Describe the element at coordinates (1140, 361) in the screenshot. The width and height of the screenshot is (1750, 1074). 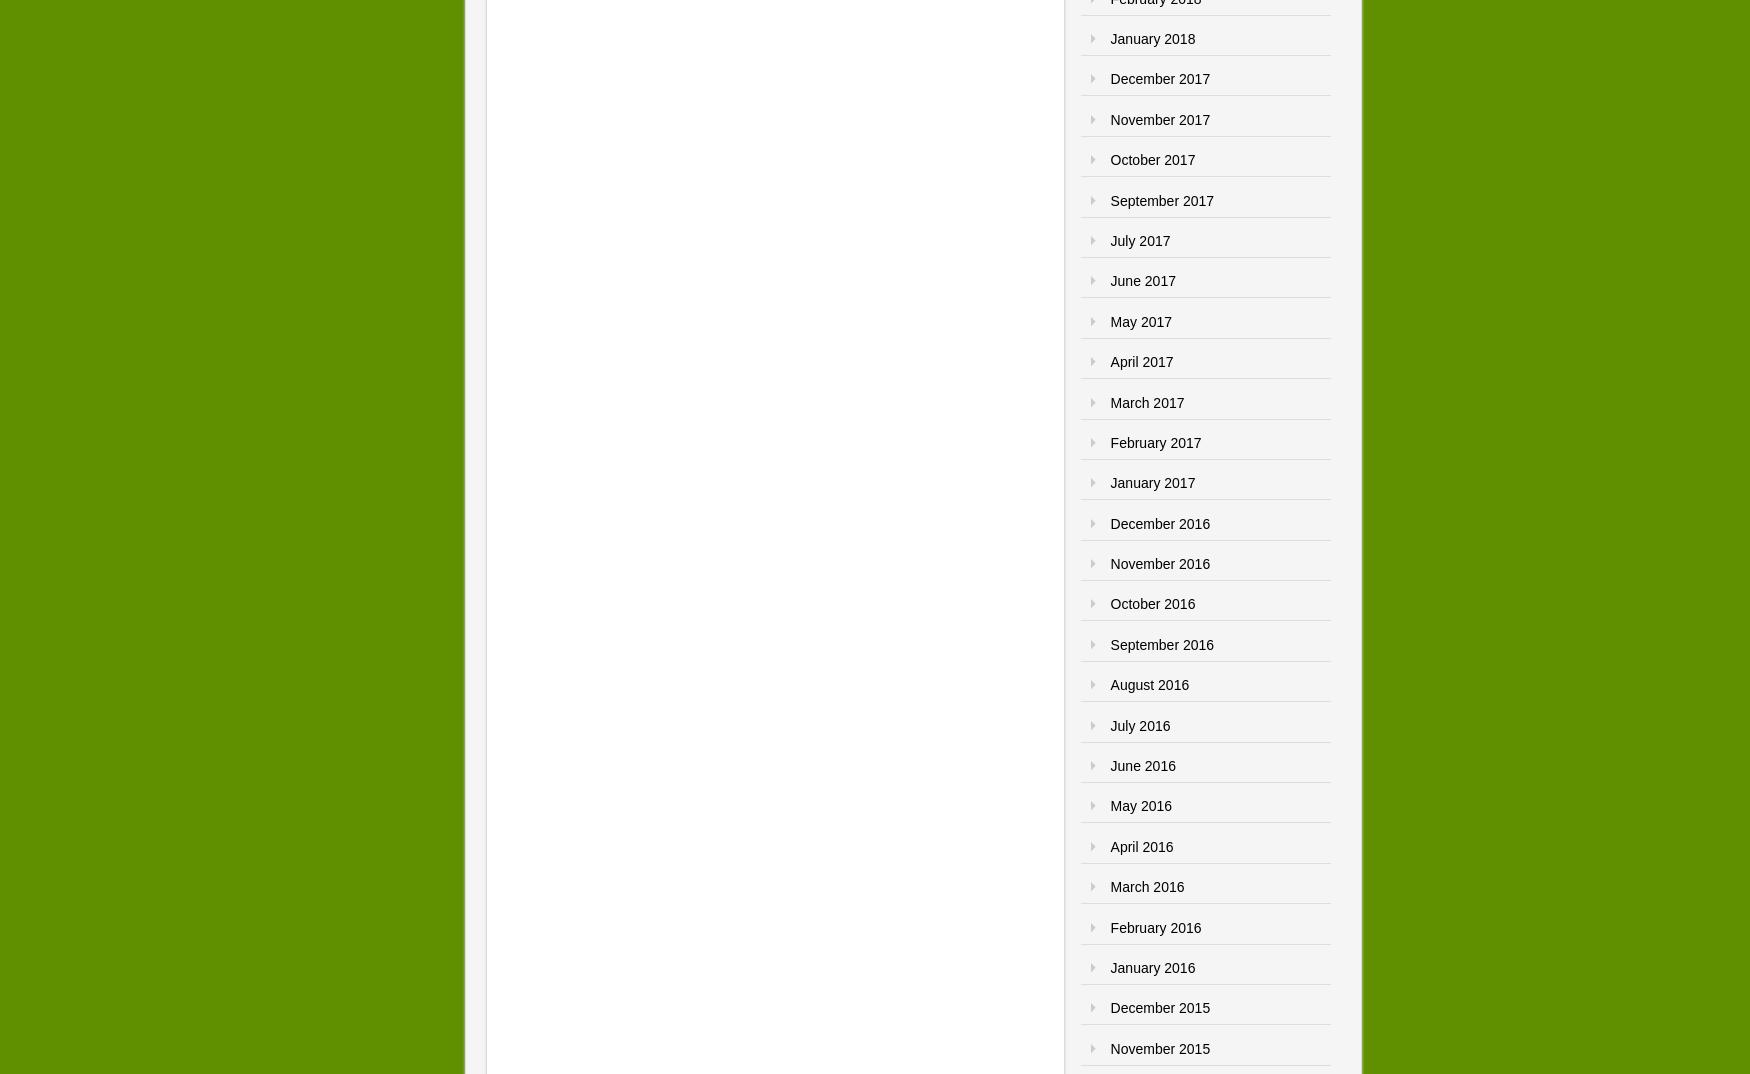
I see `'April 2017'` at that location.